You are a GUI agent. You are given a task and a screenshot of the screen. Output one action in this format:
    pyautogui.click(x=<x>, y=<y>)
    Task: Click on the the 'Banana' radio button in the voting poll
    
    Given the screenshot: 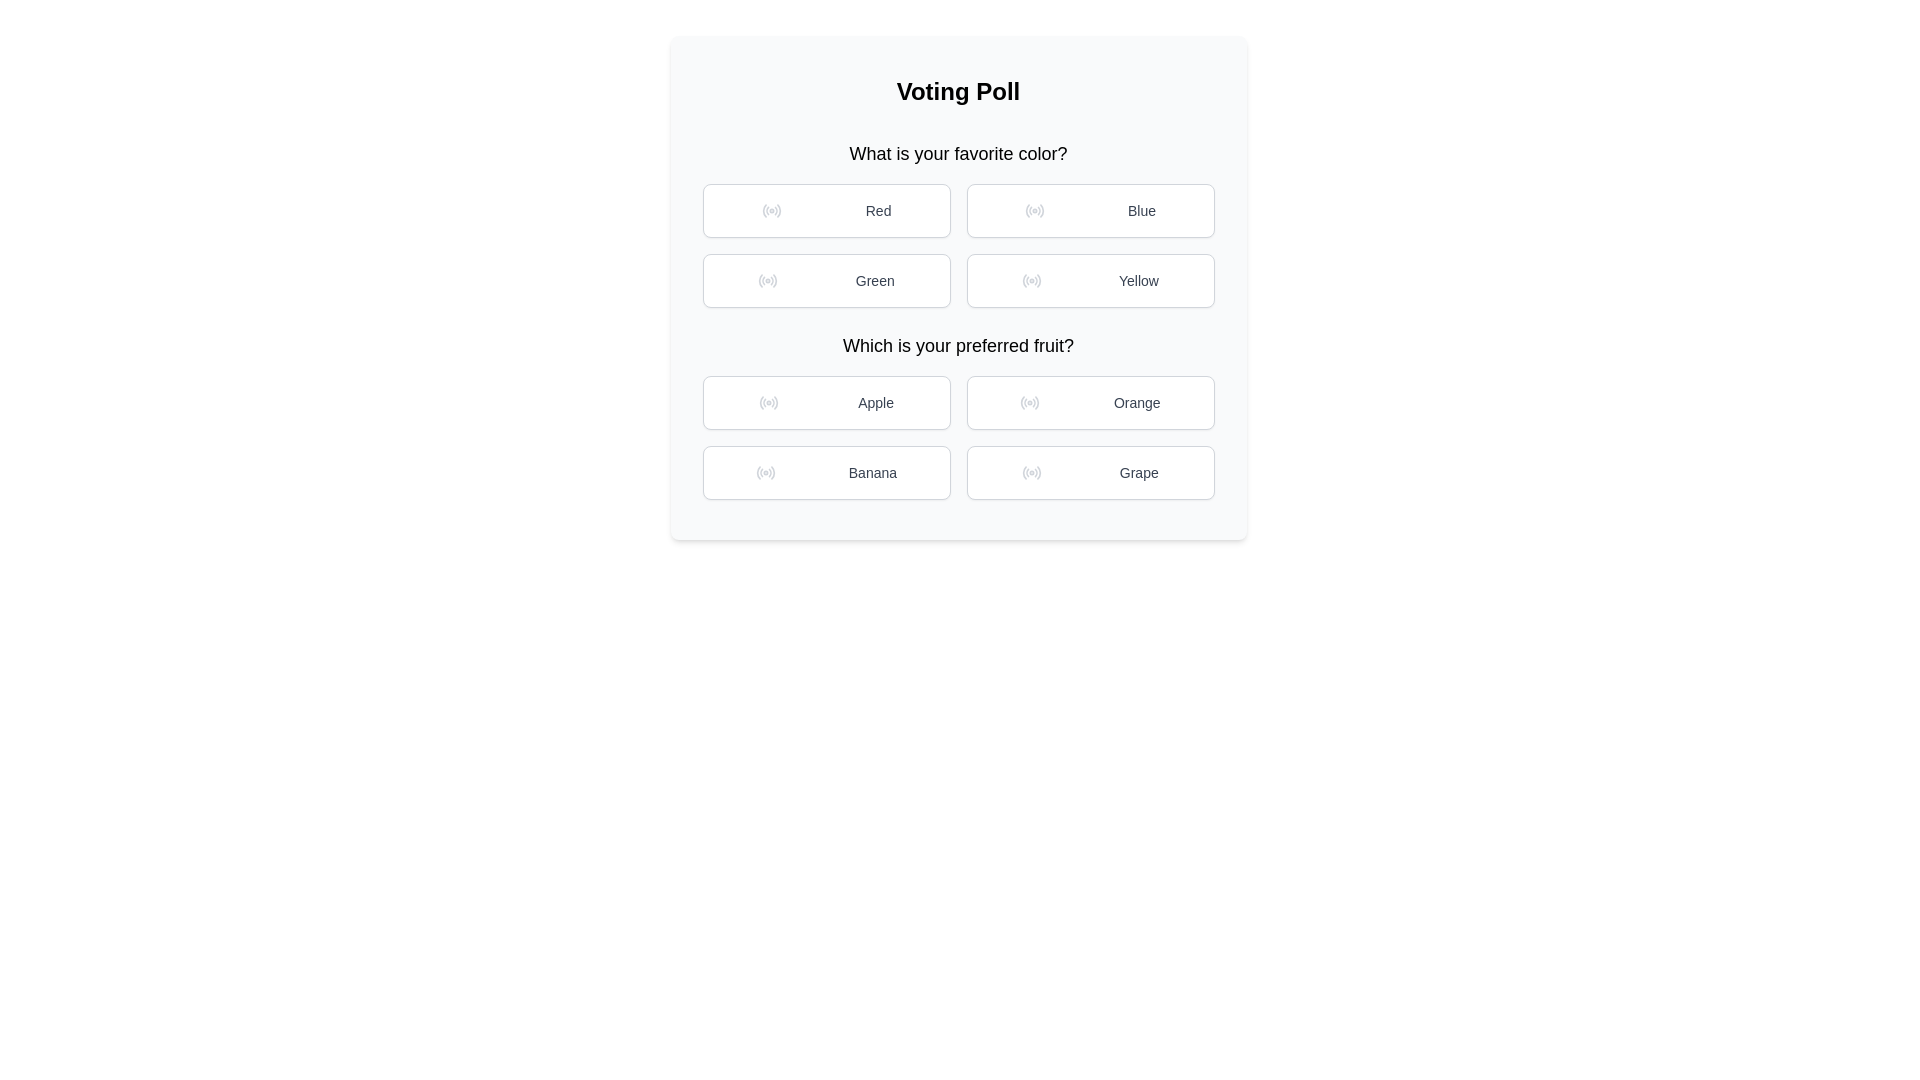 What is the action you would take?
    pyautogui.click(x=764, y=473)
    